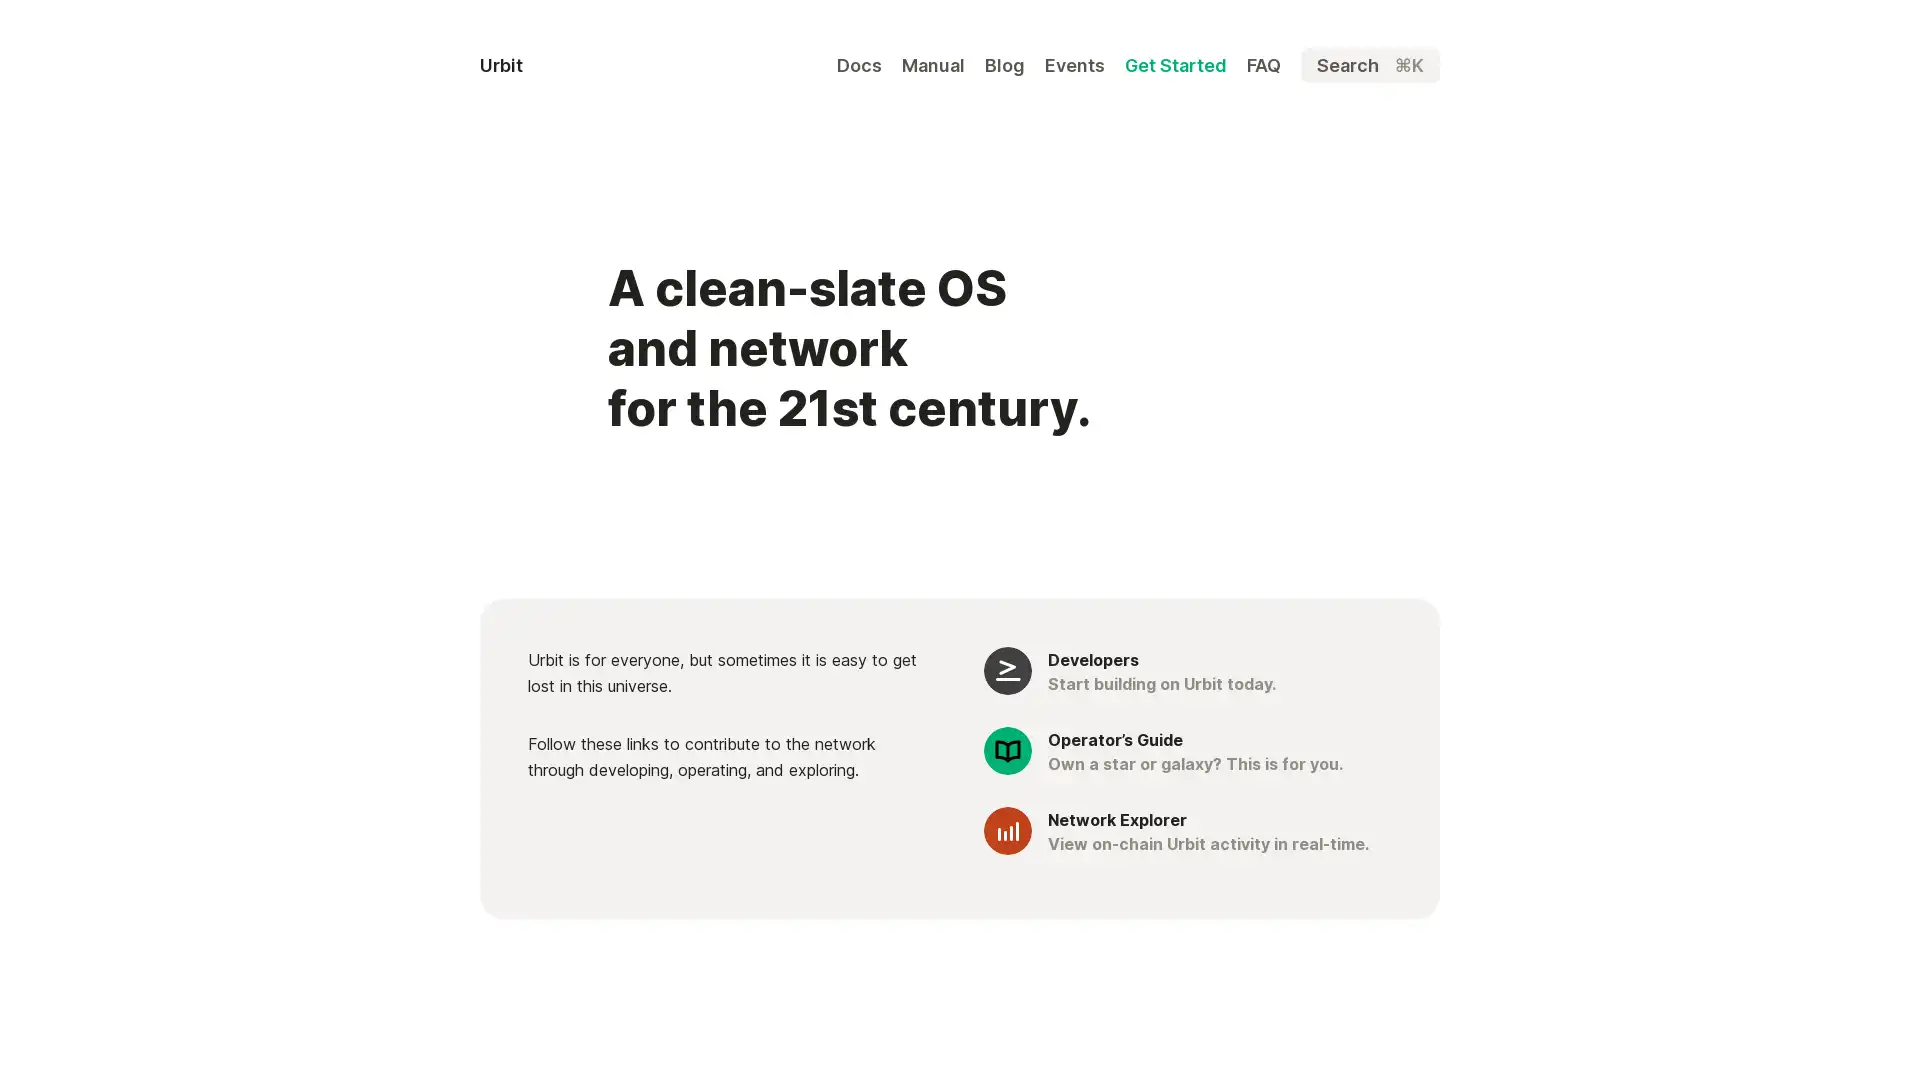 The width and height of the screenshot is (1920, 1080). I want to click on Search K, so click(1369, 64).